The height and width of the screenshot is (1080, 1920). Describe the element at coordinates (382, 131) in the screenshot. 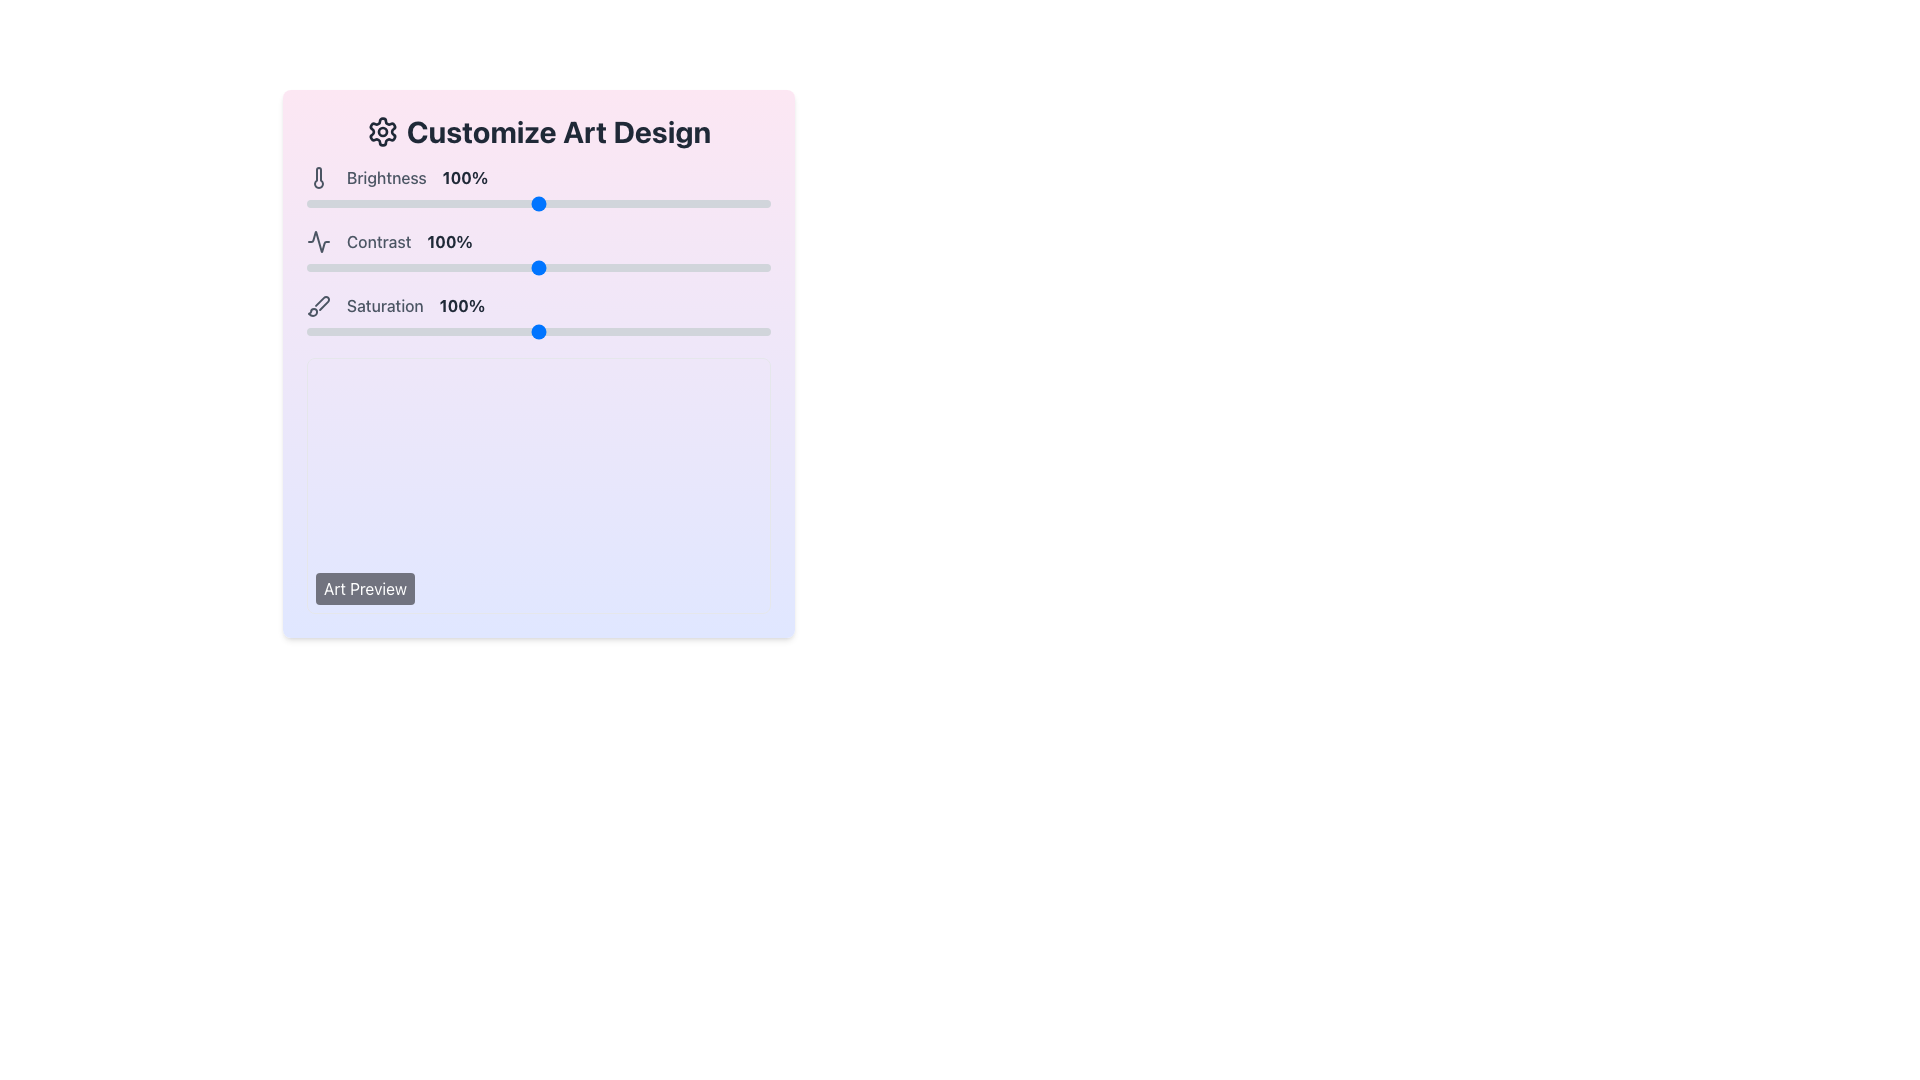

I see `the decorative icon indicating customization settings in the 'Customize Art Design' section` at that location.